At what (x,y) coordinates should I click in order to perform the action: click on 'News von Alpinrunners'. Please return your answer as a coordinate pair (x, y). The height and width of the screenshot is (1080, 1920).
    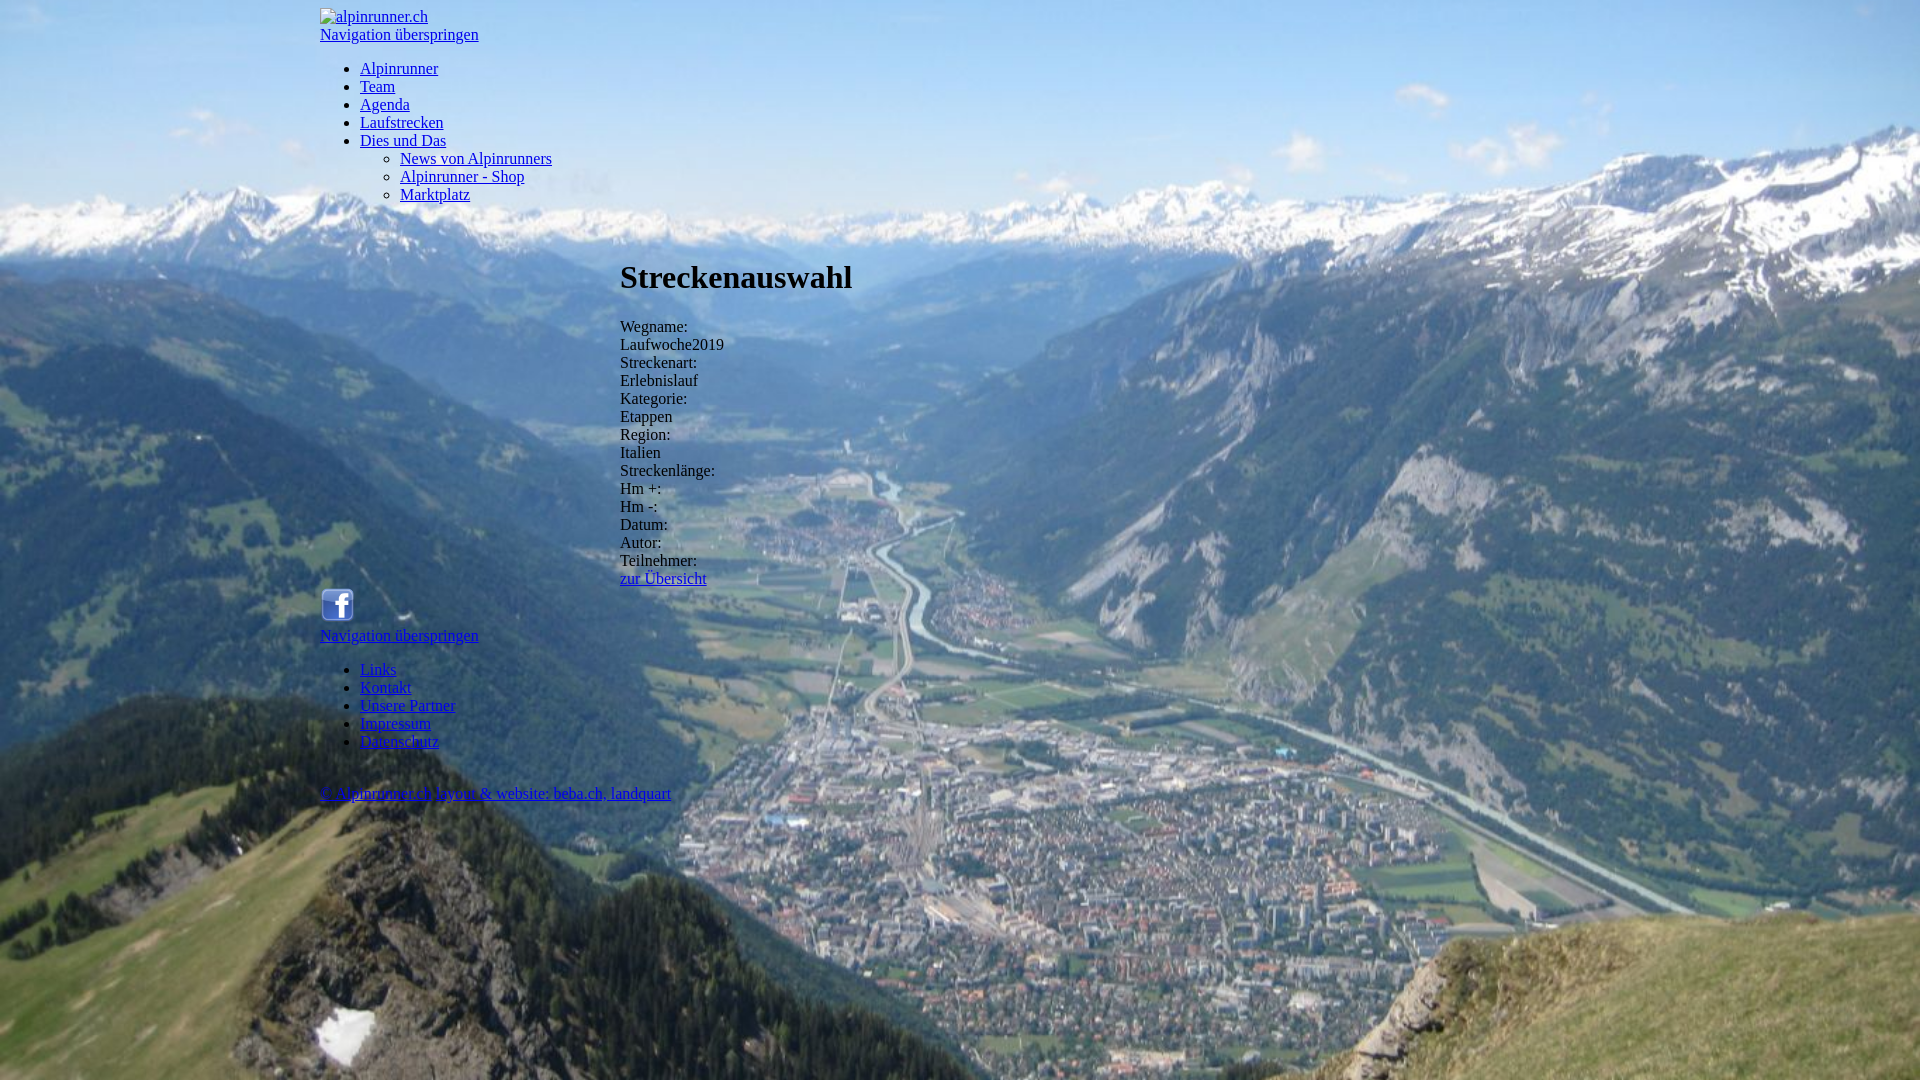
    Looking at the image, I should click on (474, 157).